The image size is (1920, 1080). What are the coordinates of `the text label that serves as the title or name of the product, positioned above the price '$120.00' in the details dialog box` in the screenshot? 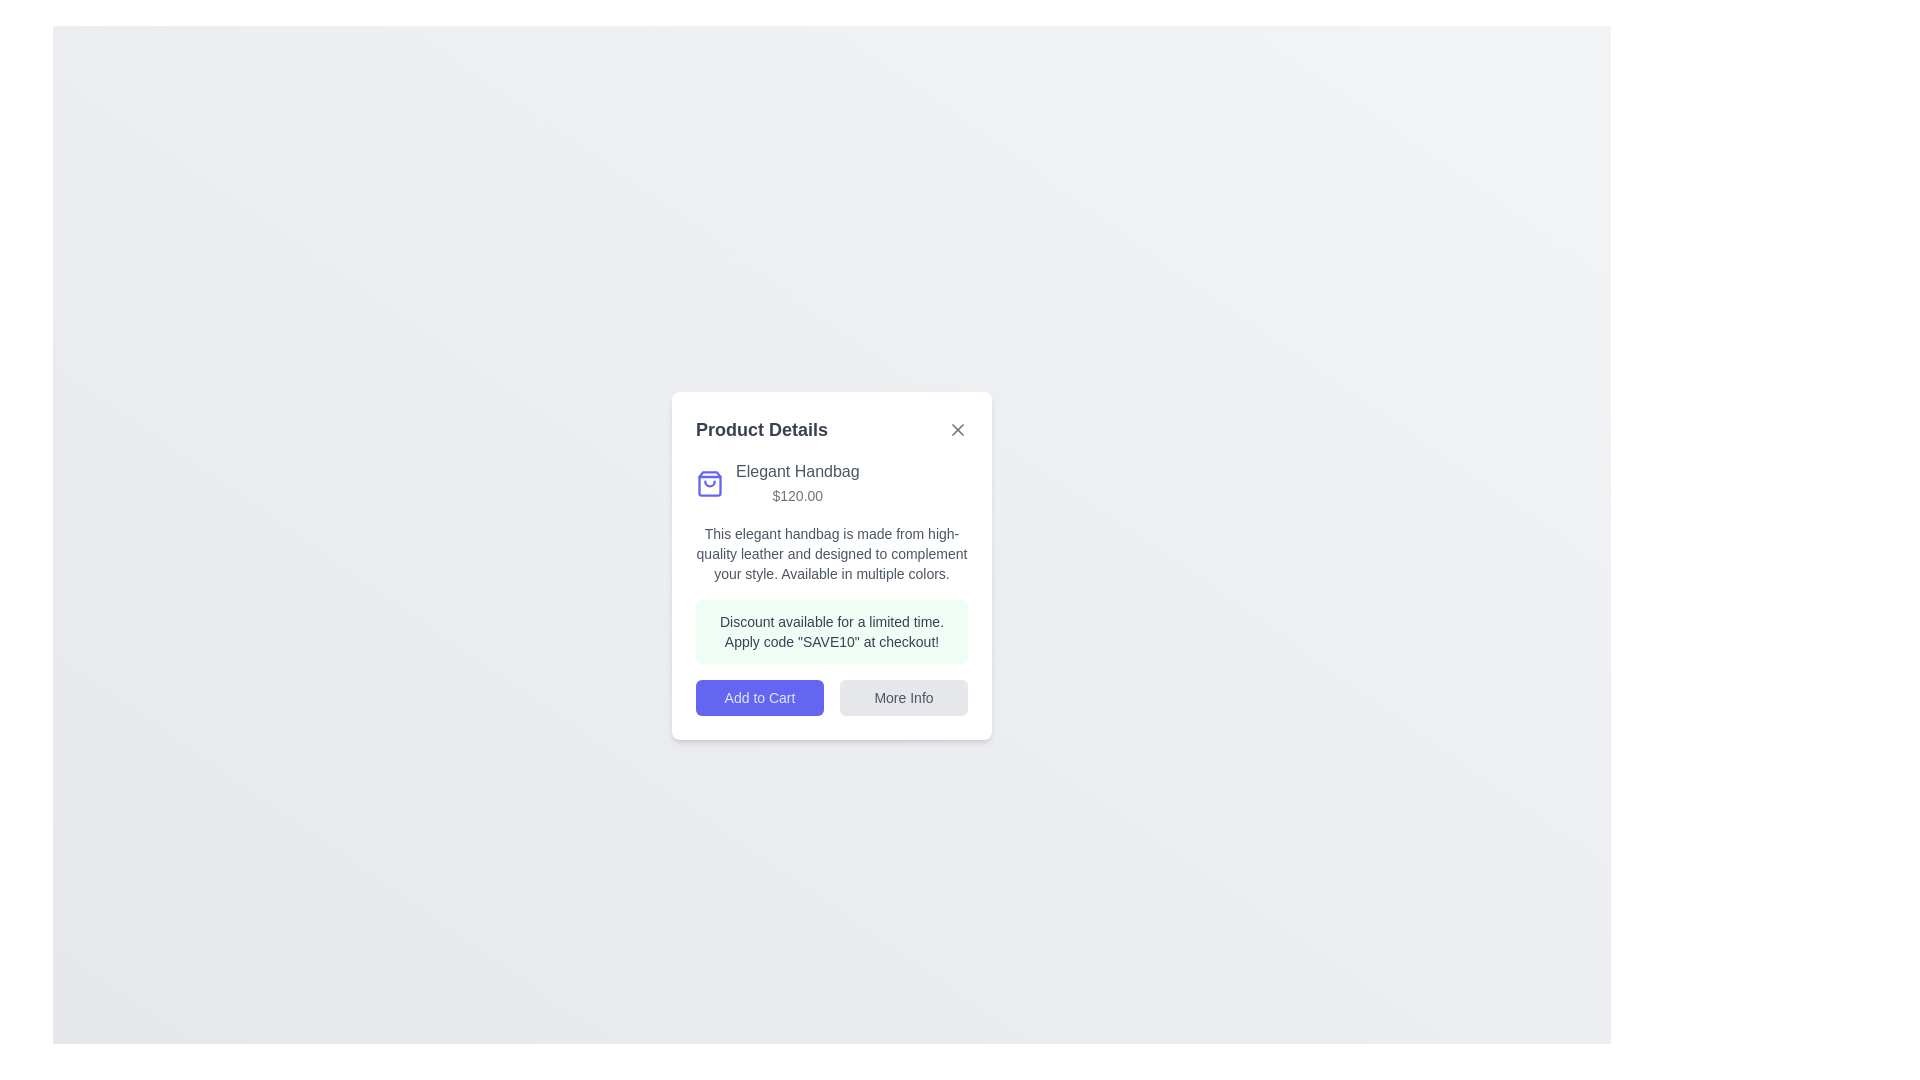 It's located at (796, 471).